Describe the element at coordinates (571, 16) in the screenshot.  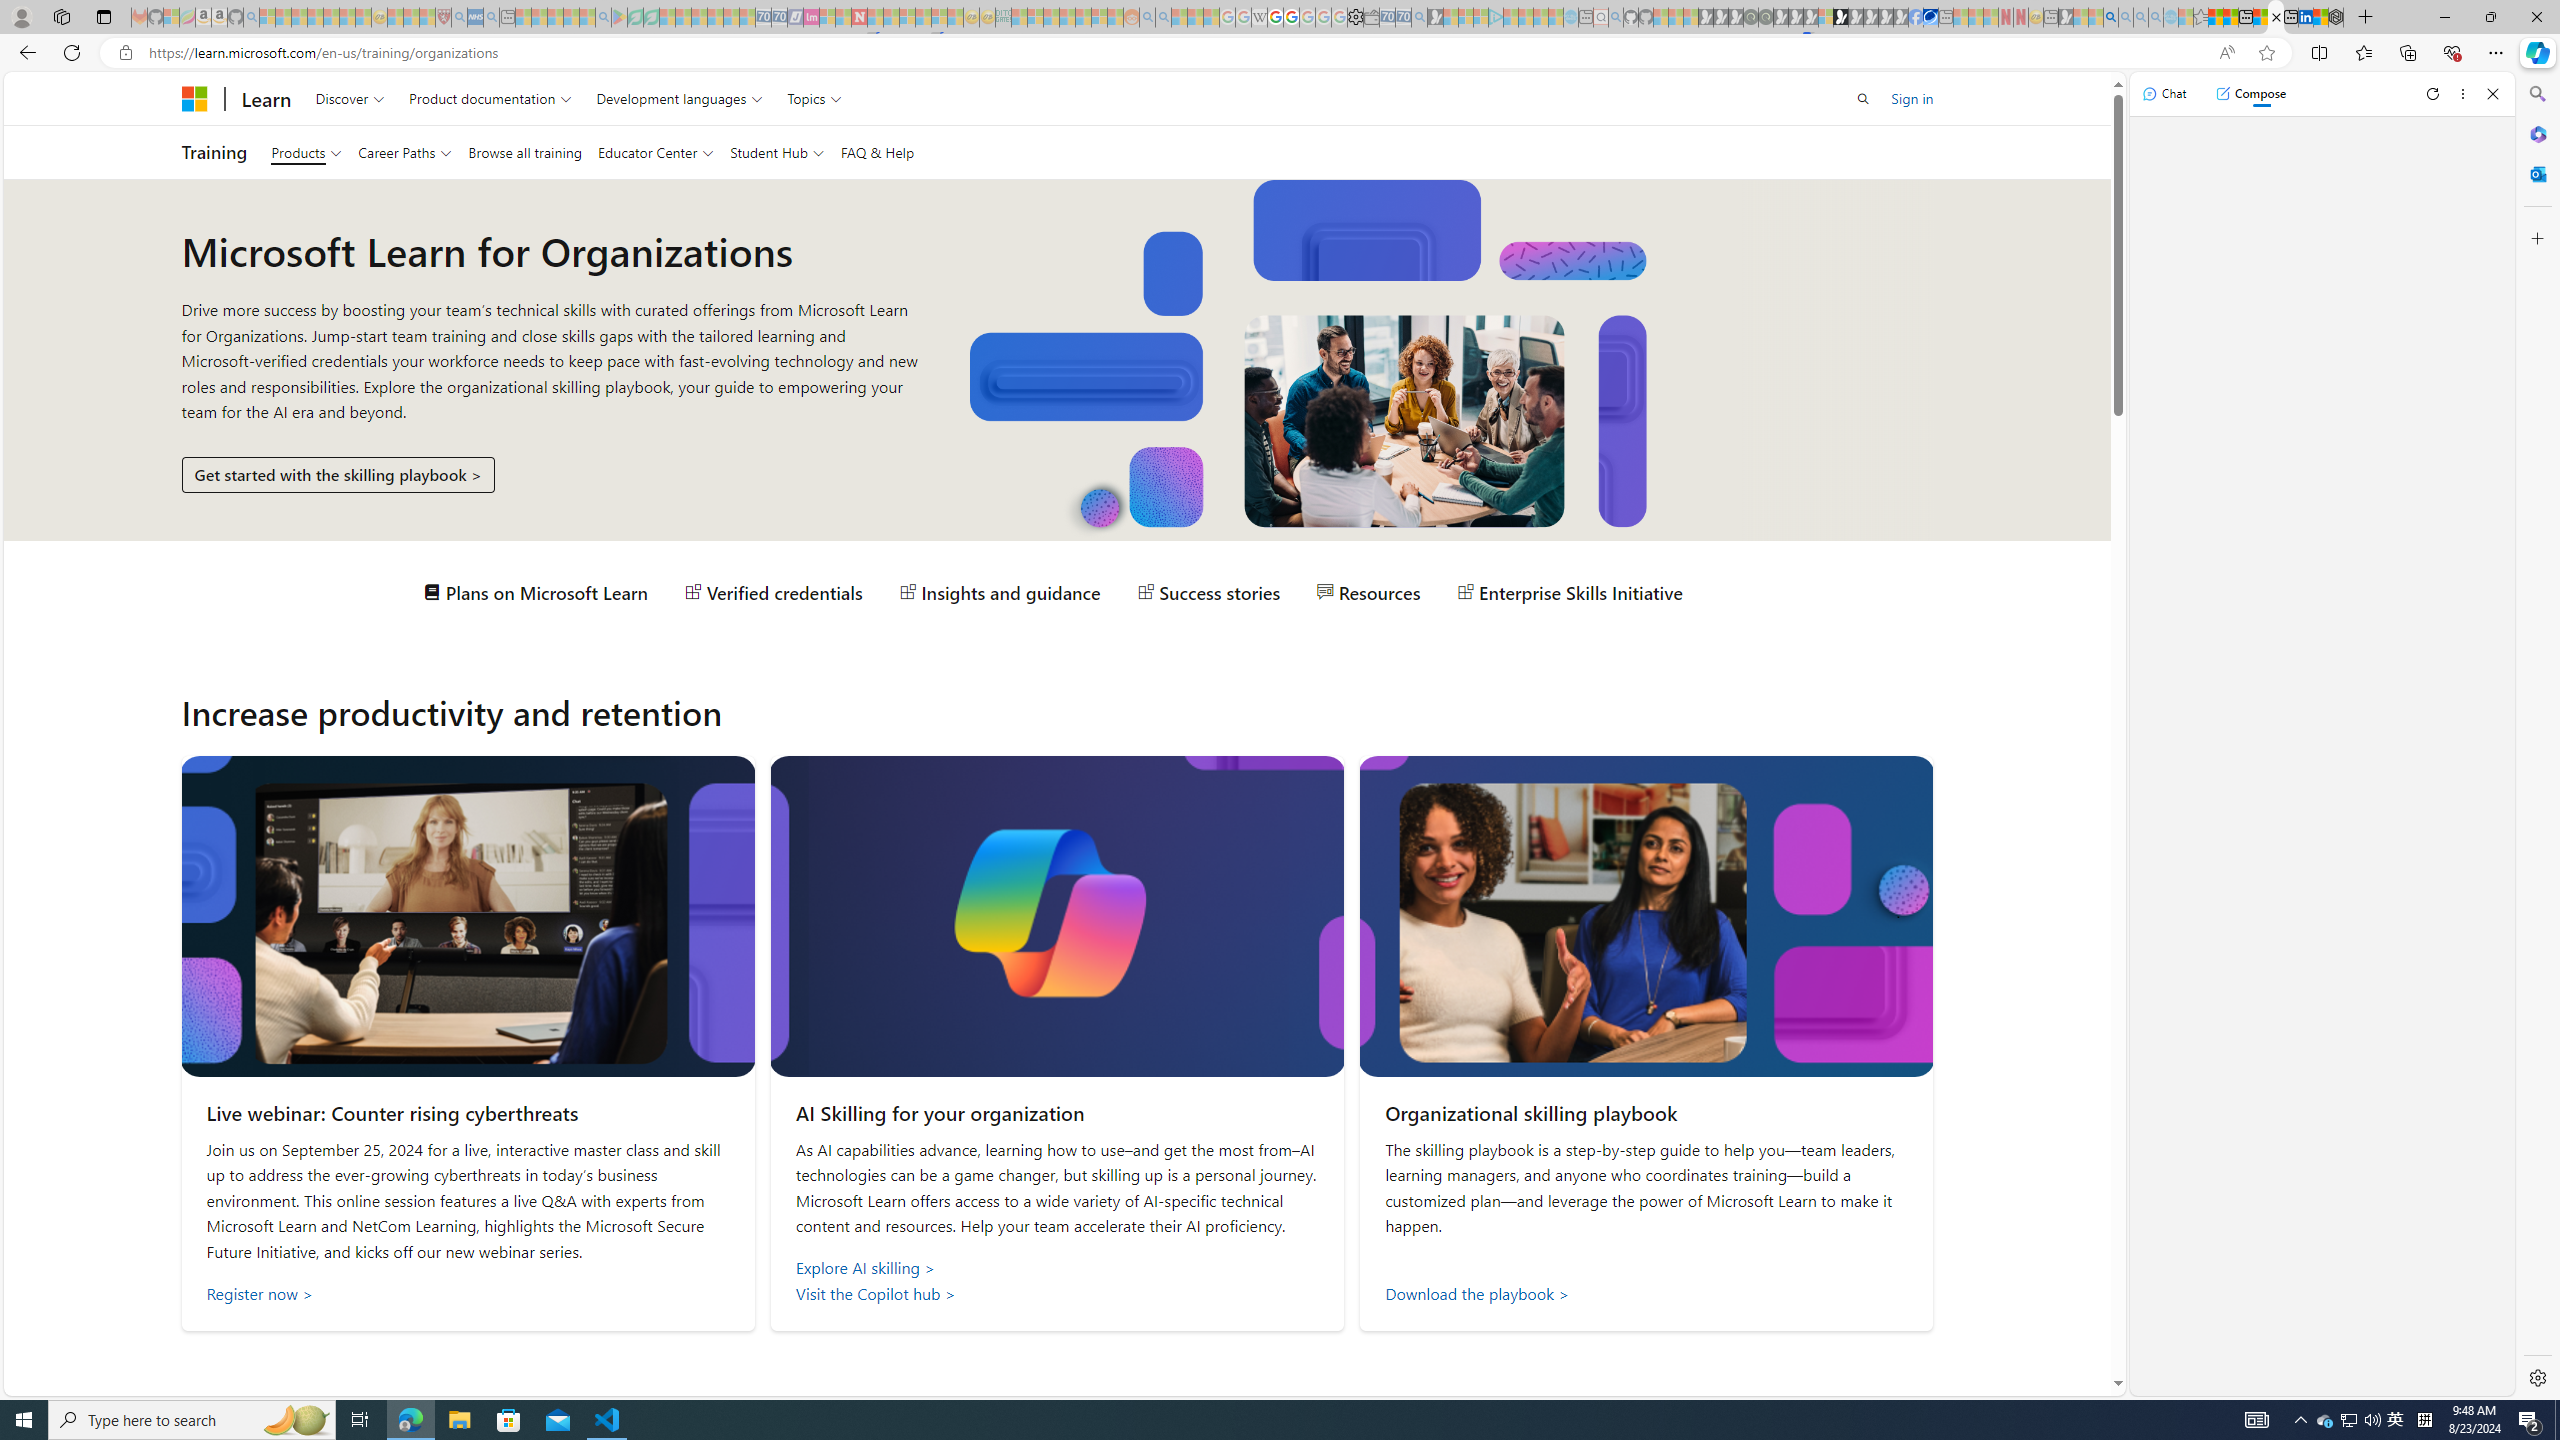
I see `'Pets - MSN - Sleeping'` at that location.